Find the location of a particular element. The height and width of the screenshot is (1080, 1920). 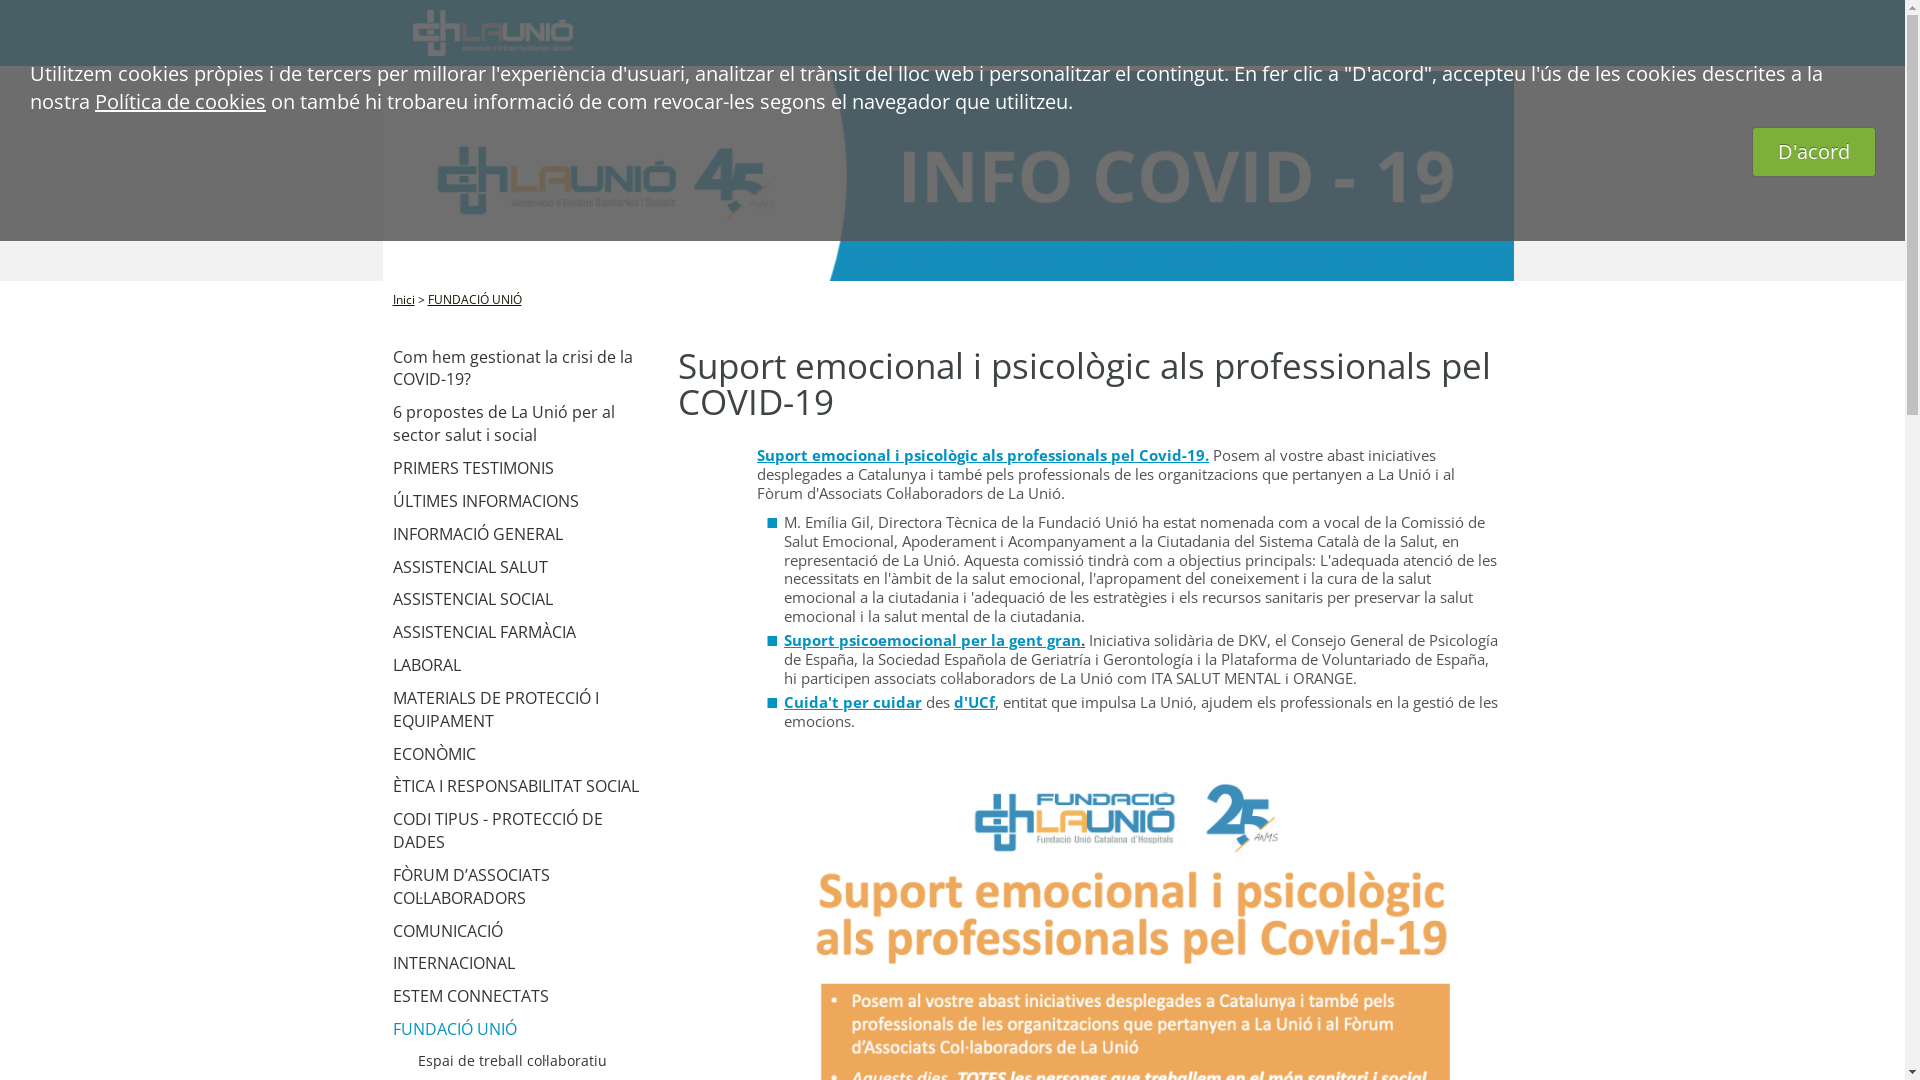

'Inici' is located at coordinates (402, 299).